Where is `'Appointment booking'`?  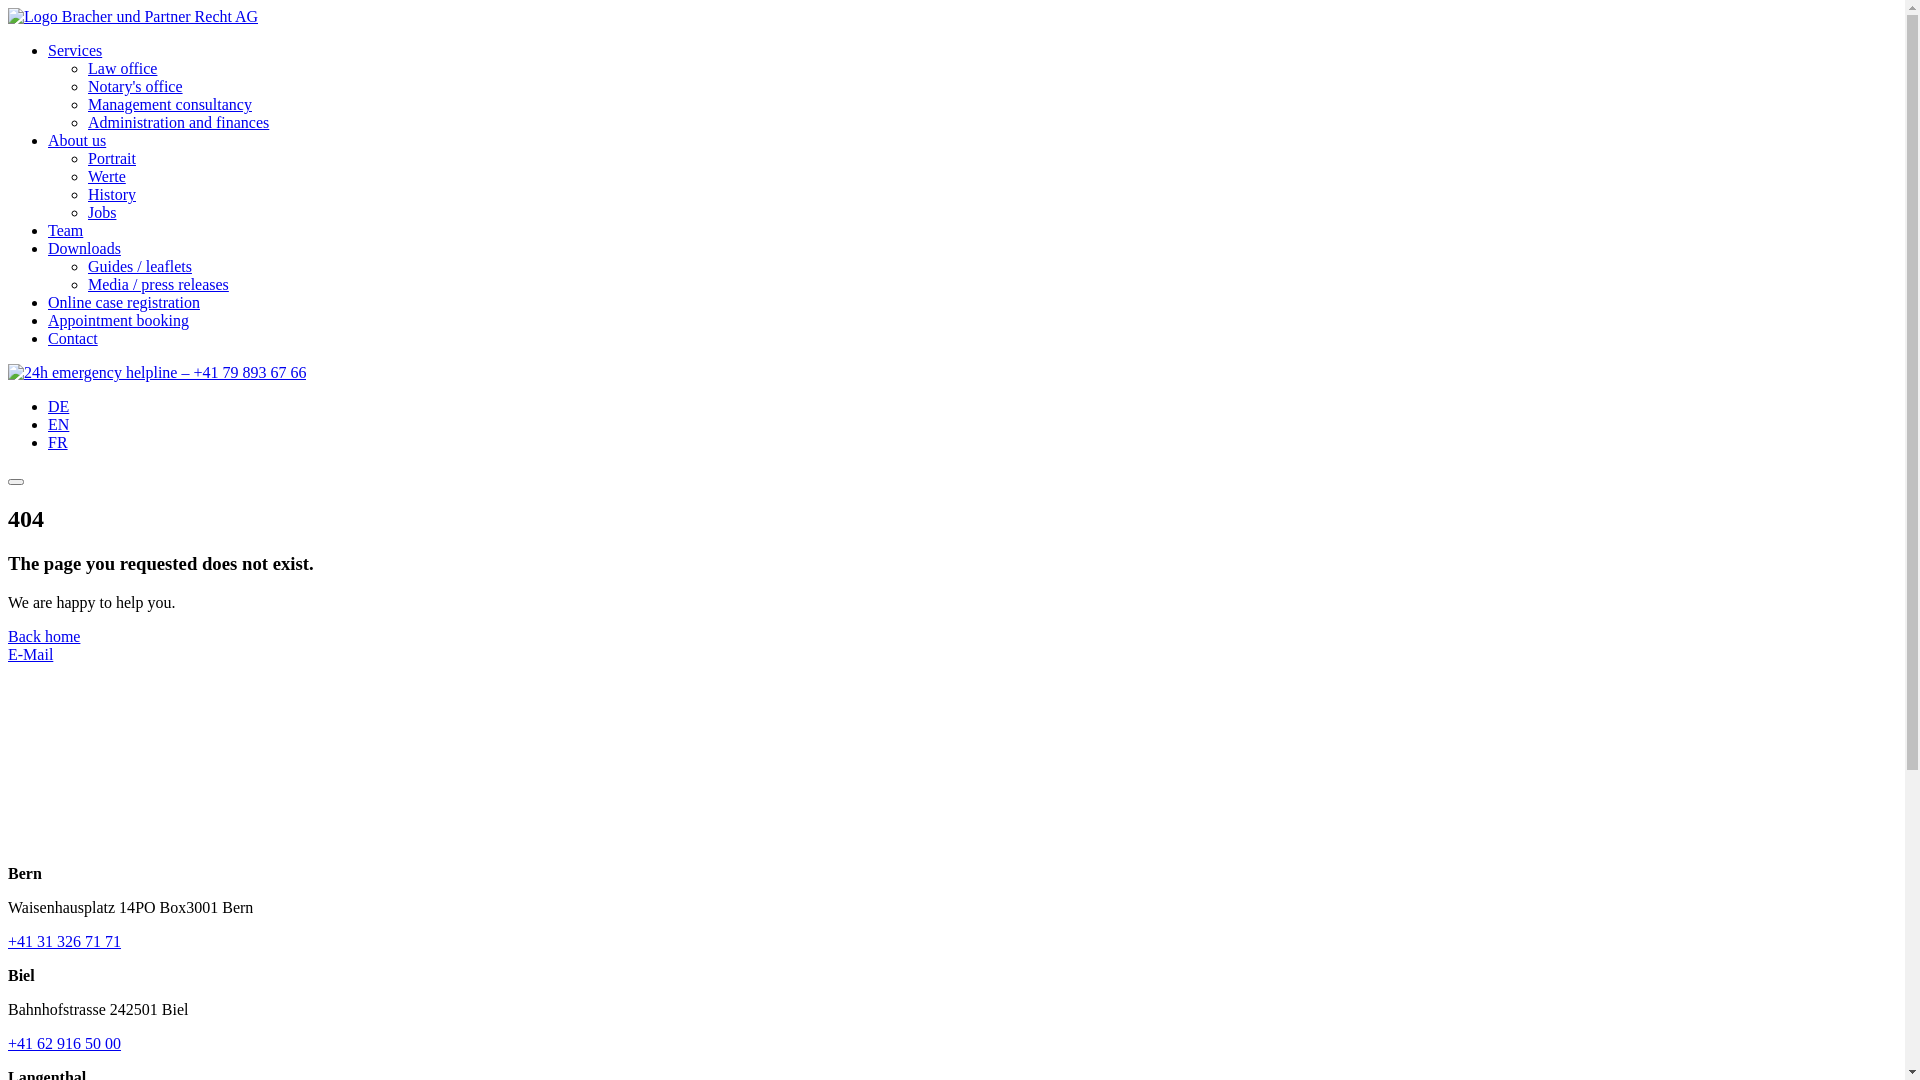
'Appointment booking' is located at coordinates (117, 319).